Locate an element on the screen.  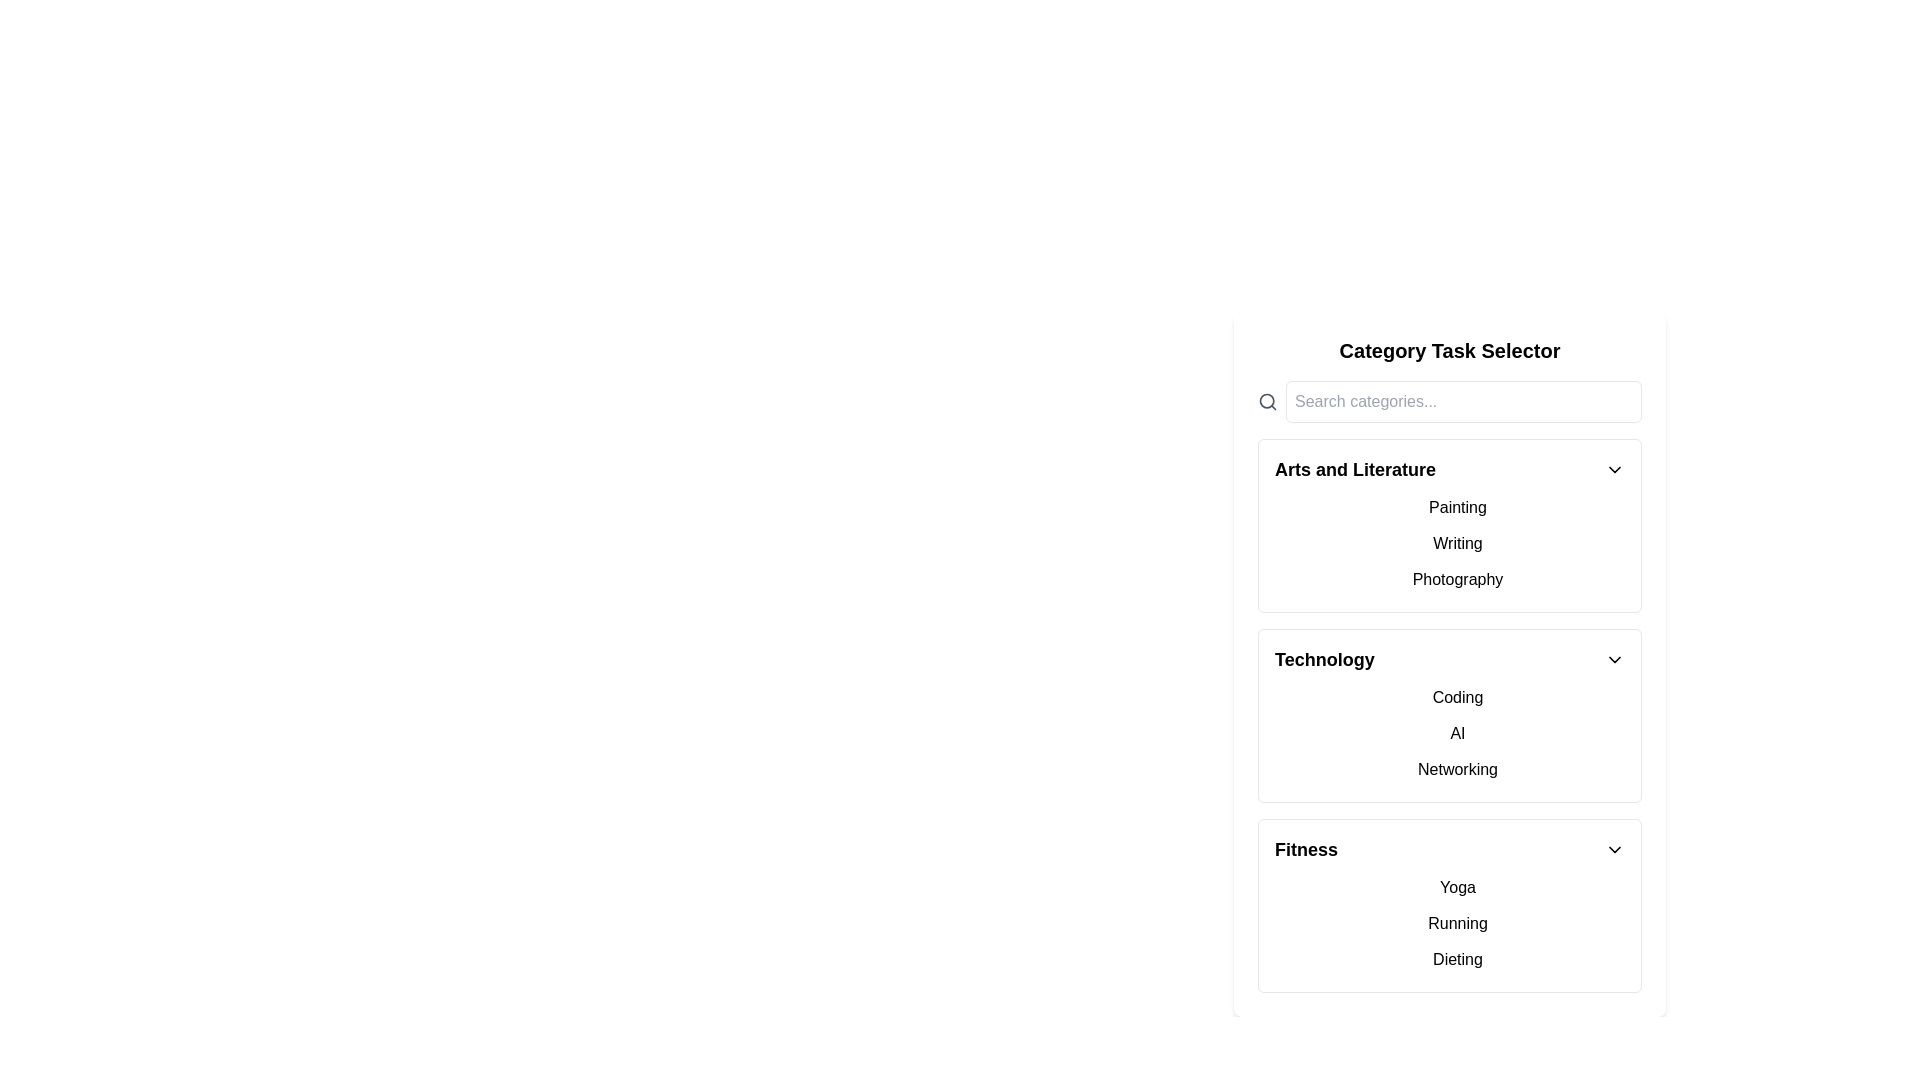
the 'Photography' selectable list item located is located at coordinates (1458, 579).